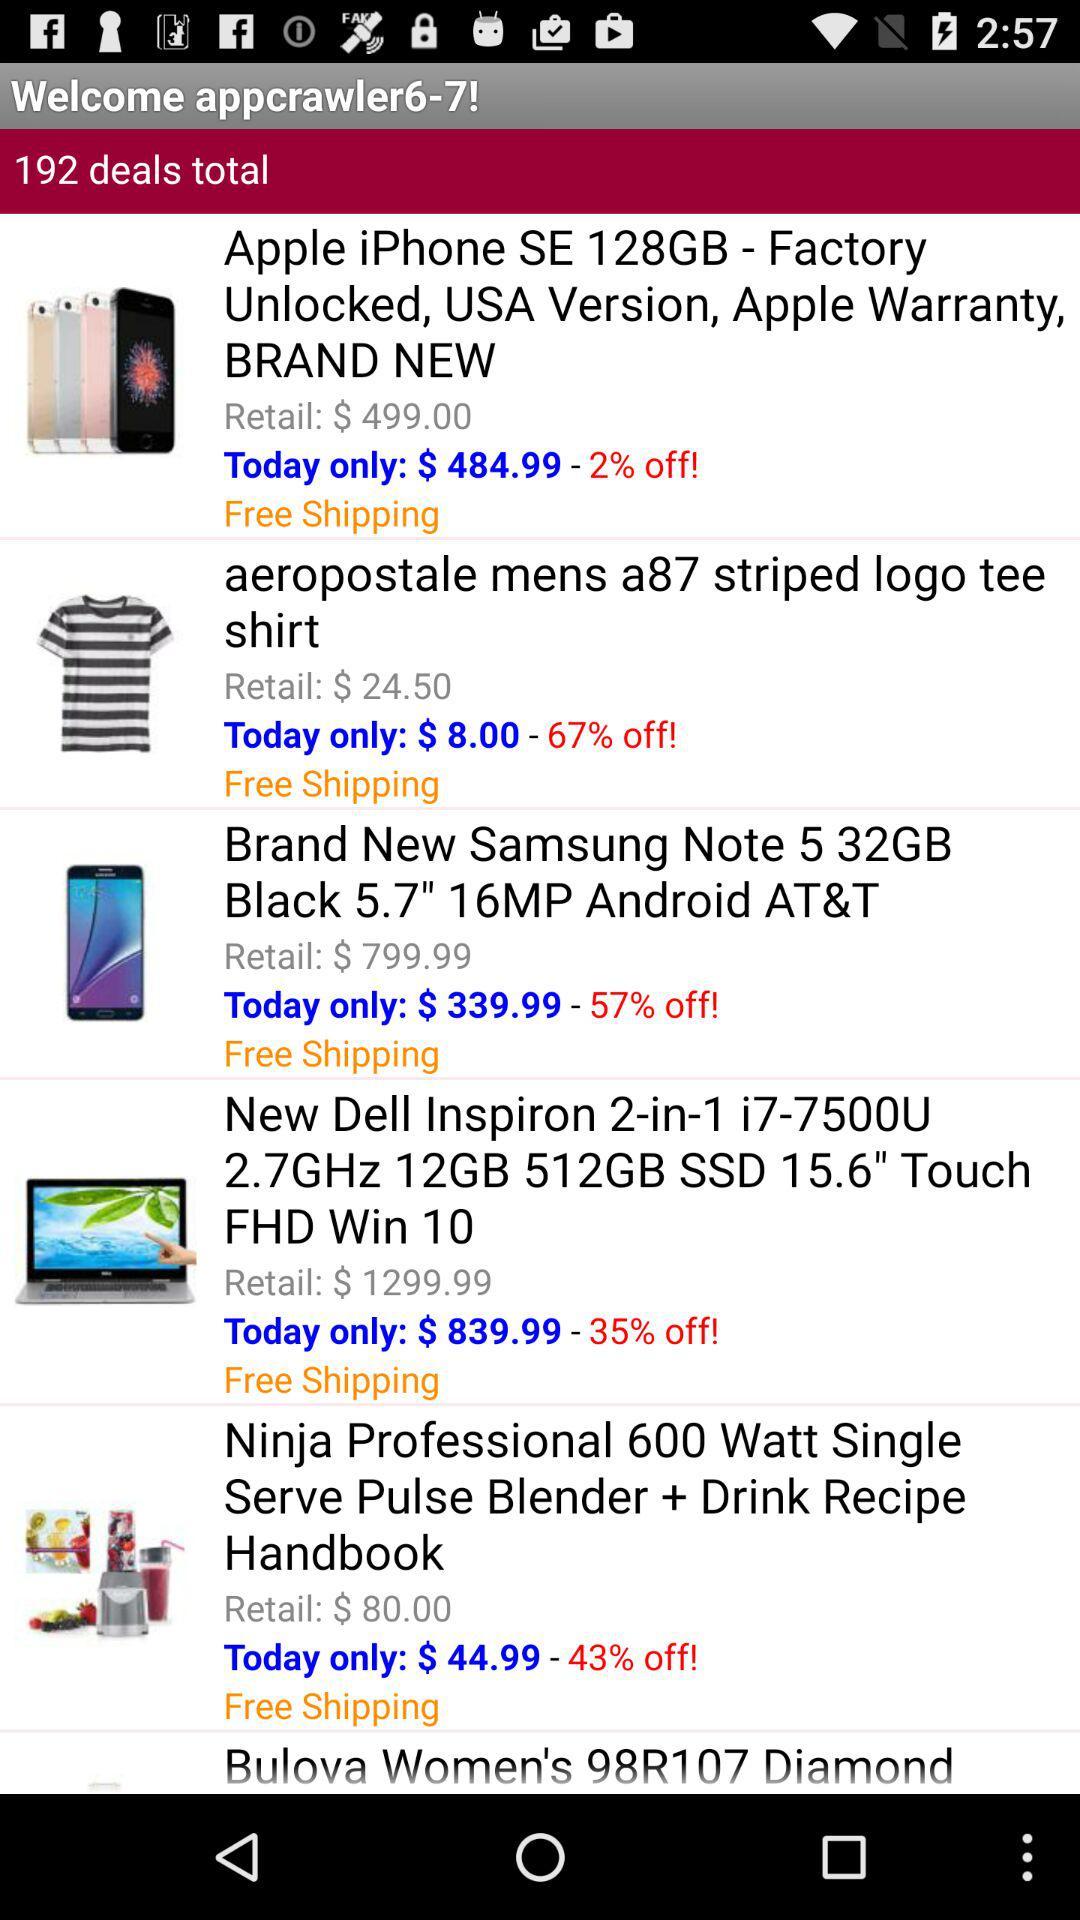 This screenshot has width=1080, height=1920. I want to click on icon below free shipping icon, so click(651, 1763).